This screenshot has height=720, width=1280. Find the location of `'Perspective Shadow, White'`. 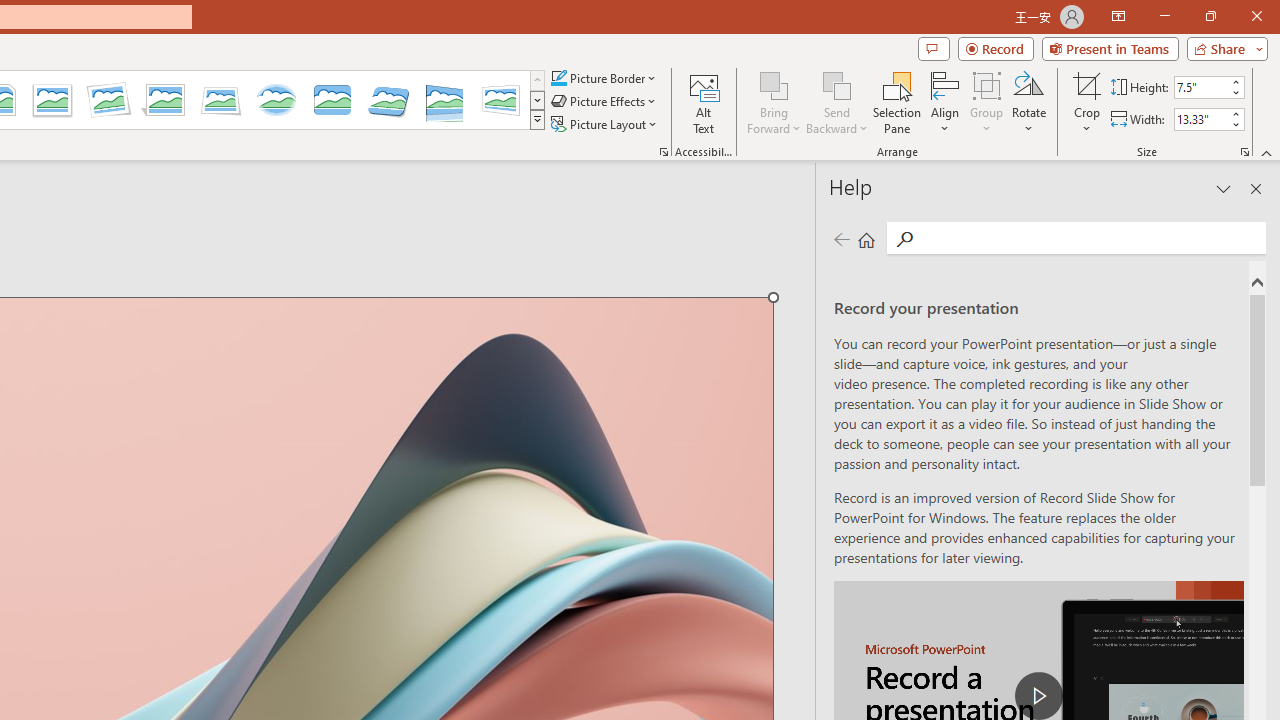

'Perspective Shadow, White' is located at coordinates (165, 100).